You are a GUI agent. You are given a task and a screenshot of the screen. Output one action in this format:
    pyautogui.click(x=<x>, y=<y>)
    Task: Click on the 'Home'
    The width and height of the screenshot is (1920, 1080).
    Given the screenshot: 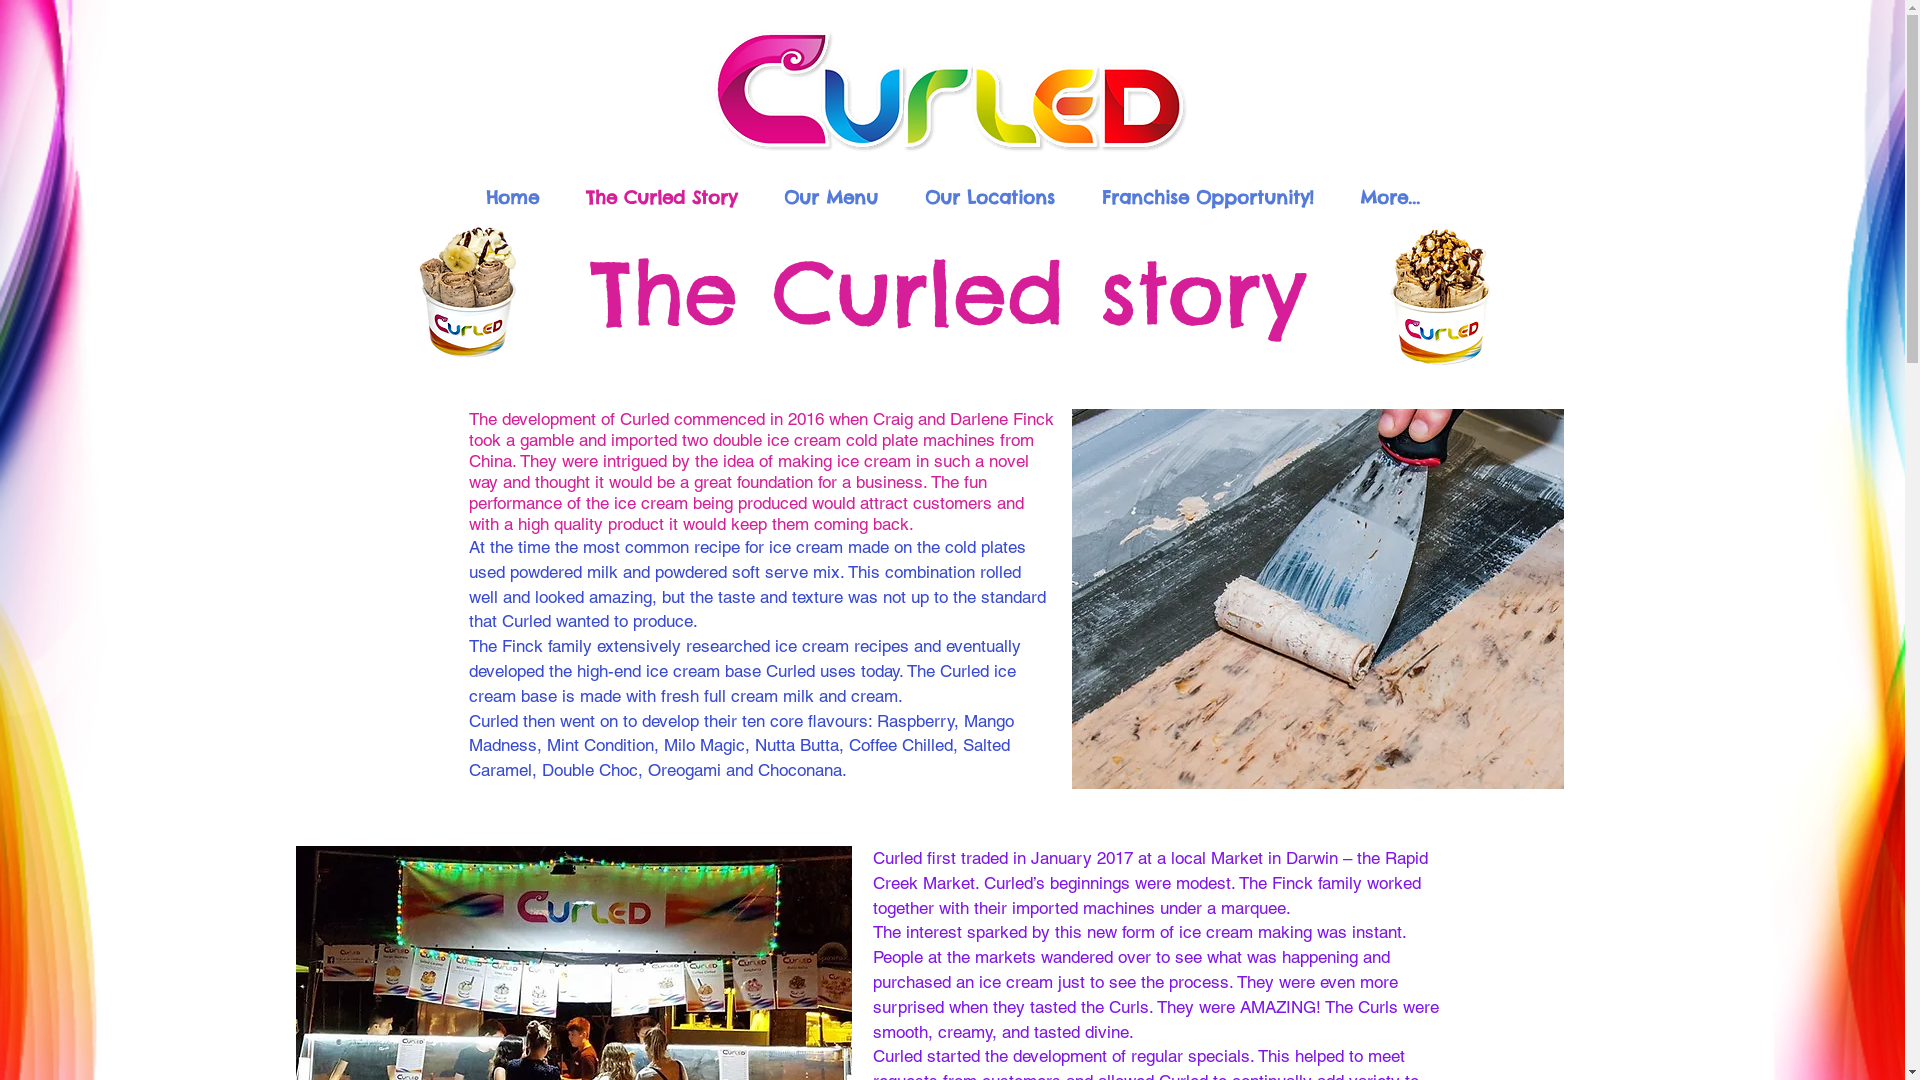 What is the action you would take?
    pyautogui.click(x=512, y=195)
    